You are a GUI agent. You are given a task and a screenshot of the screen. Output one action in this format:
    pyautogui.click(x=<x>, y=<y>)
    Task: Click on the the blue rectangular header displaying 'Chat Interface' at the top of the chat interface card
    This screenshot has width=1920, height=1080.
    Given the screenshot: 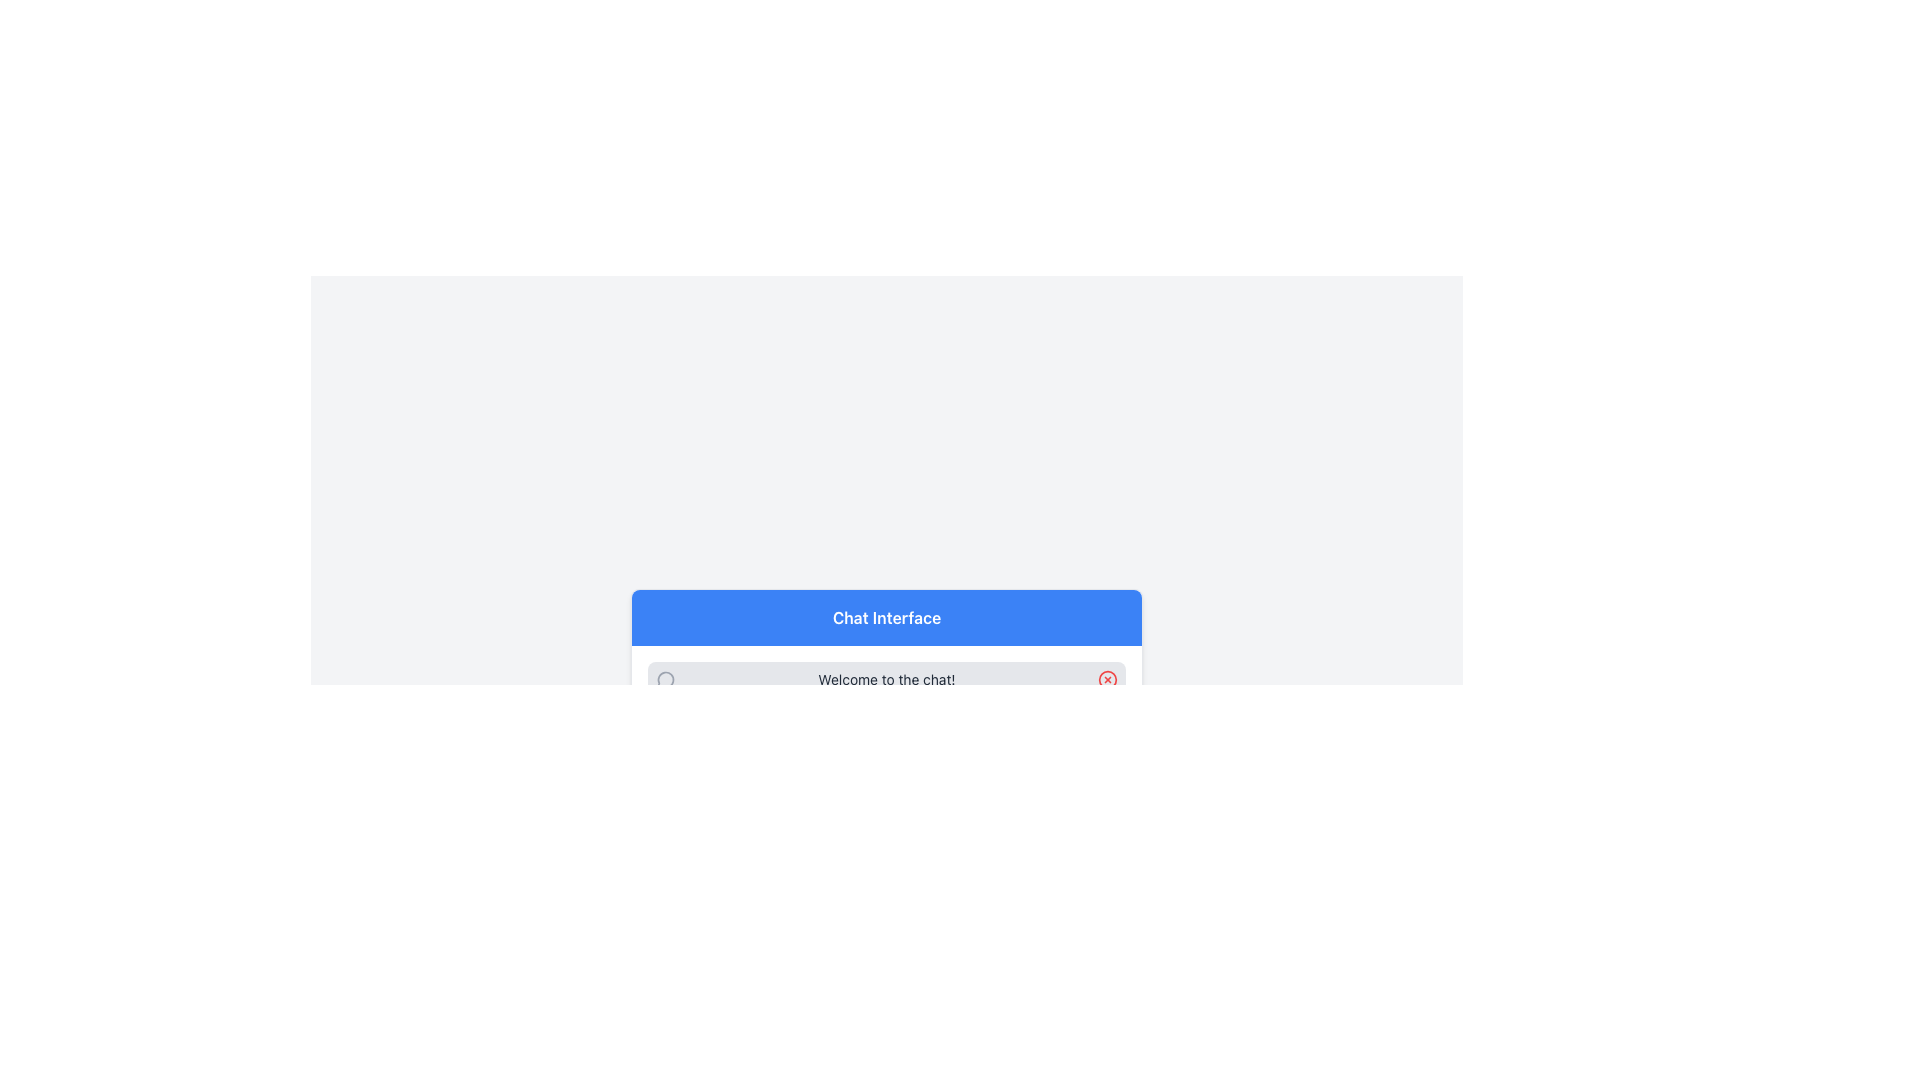 What is the action you would take?
    pyautogui.click(x=886, y=616)
    